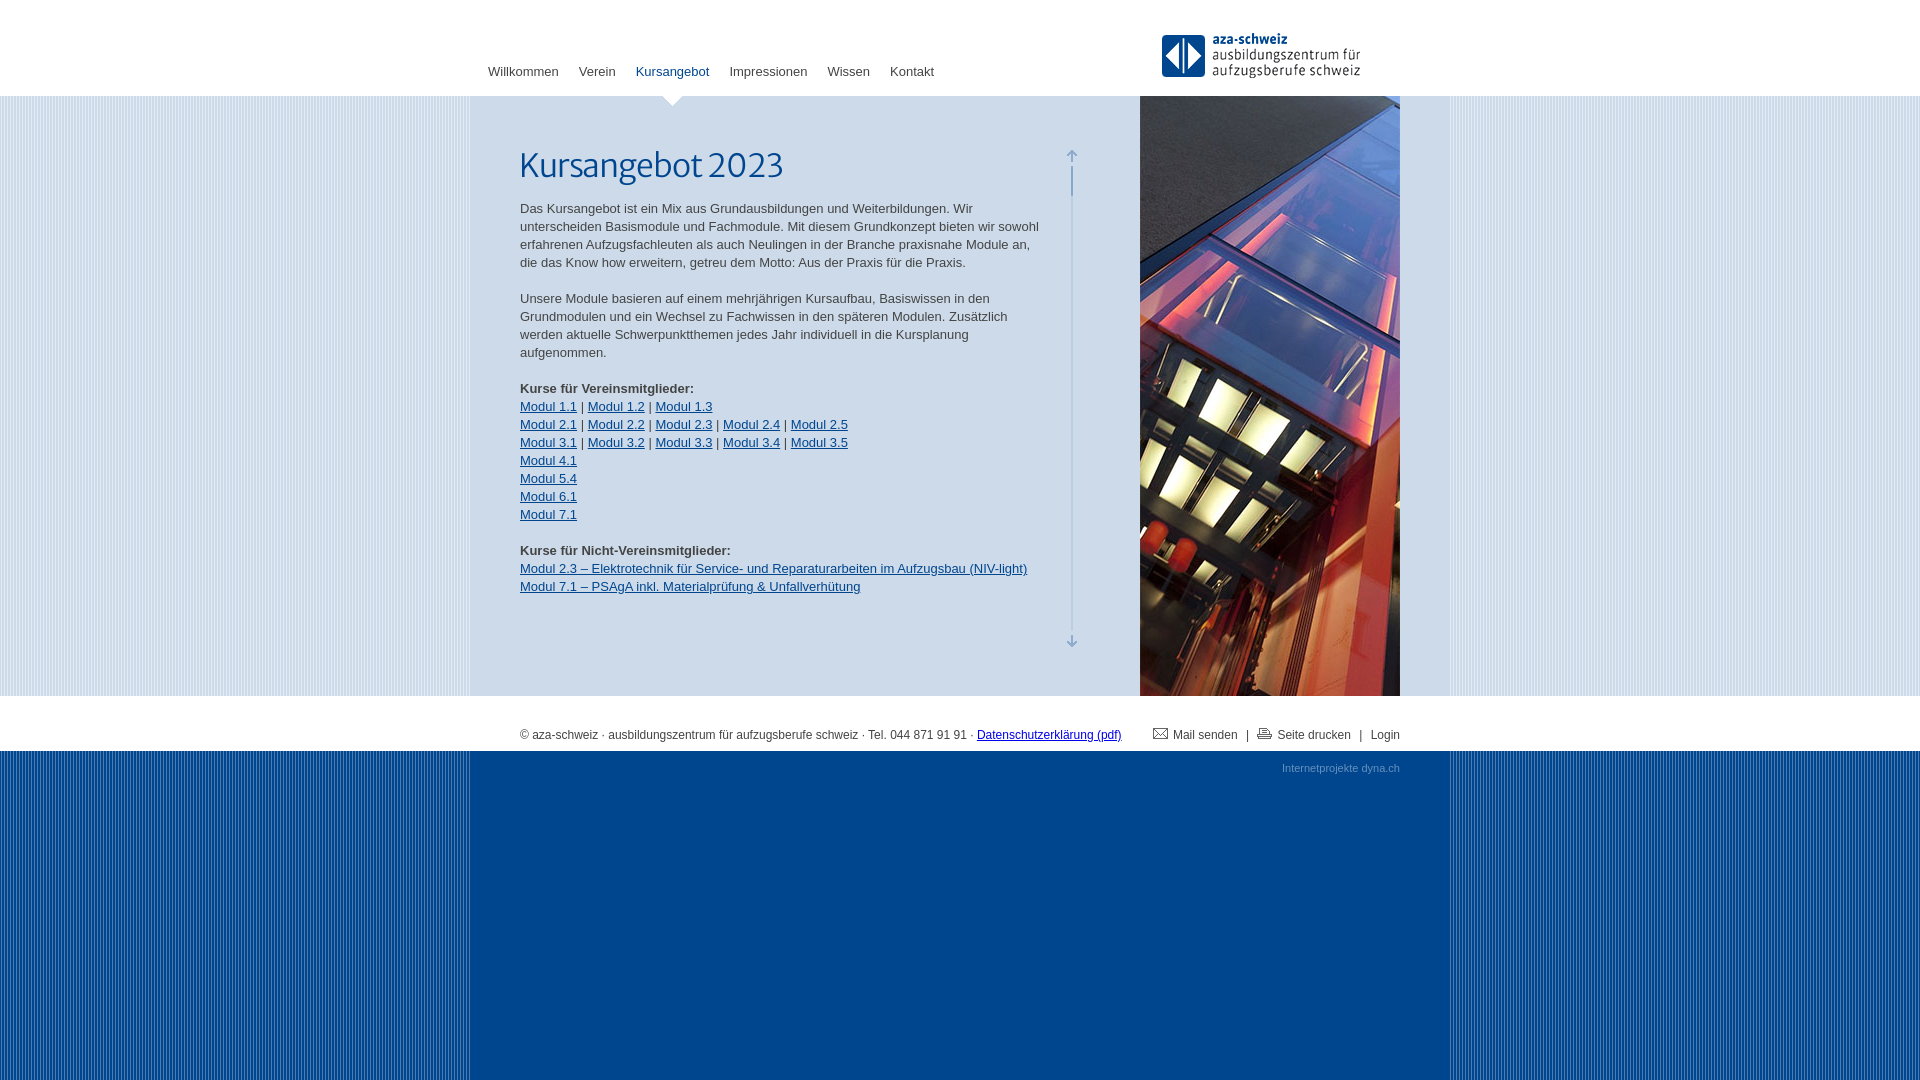 The width and height of the screenshot is (1920, 1080). I want to click on 'Modul 3.4', so click(750, 441).